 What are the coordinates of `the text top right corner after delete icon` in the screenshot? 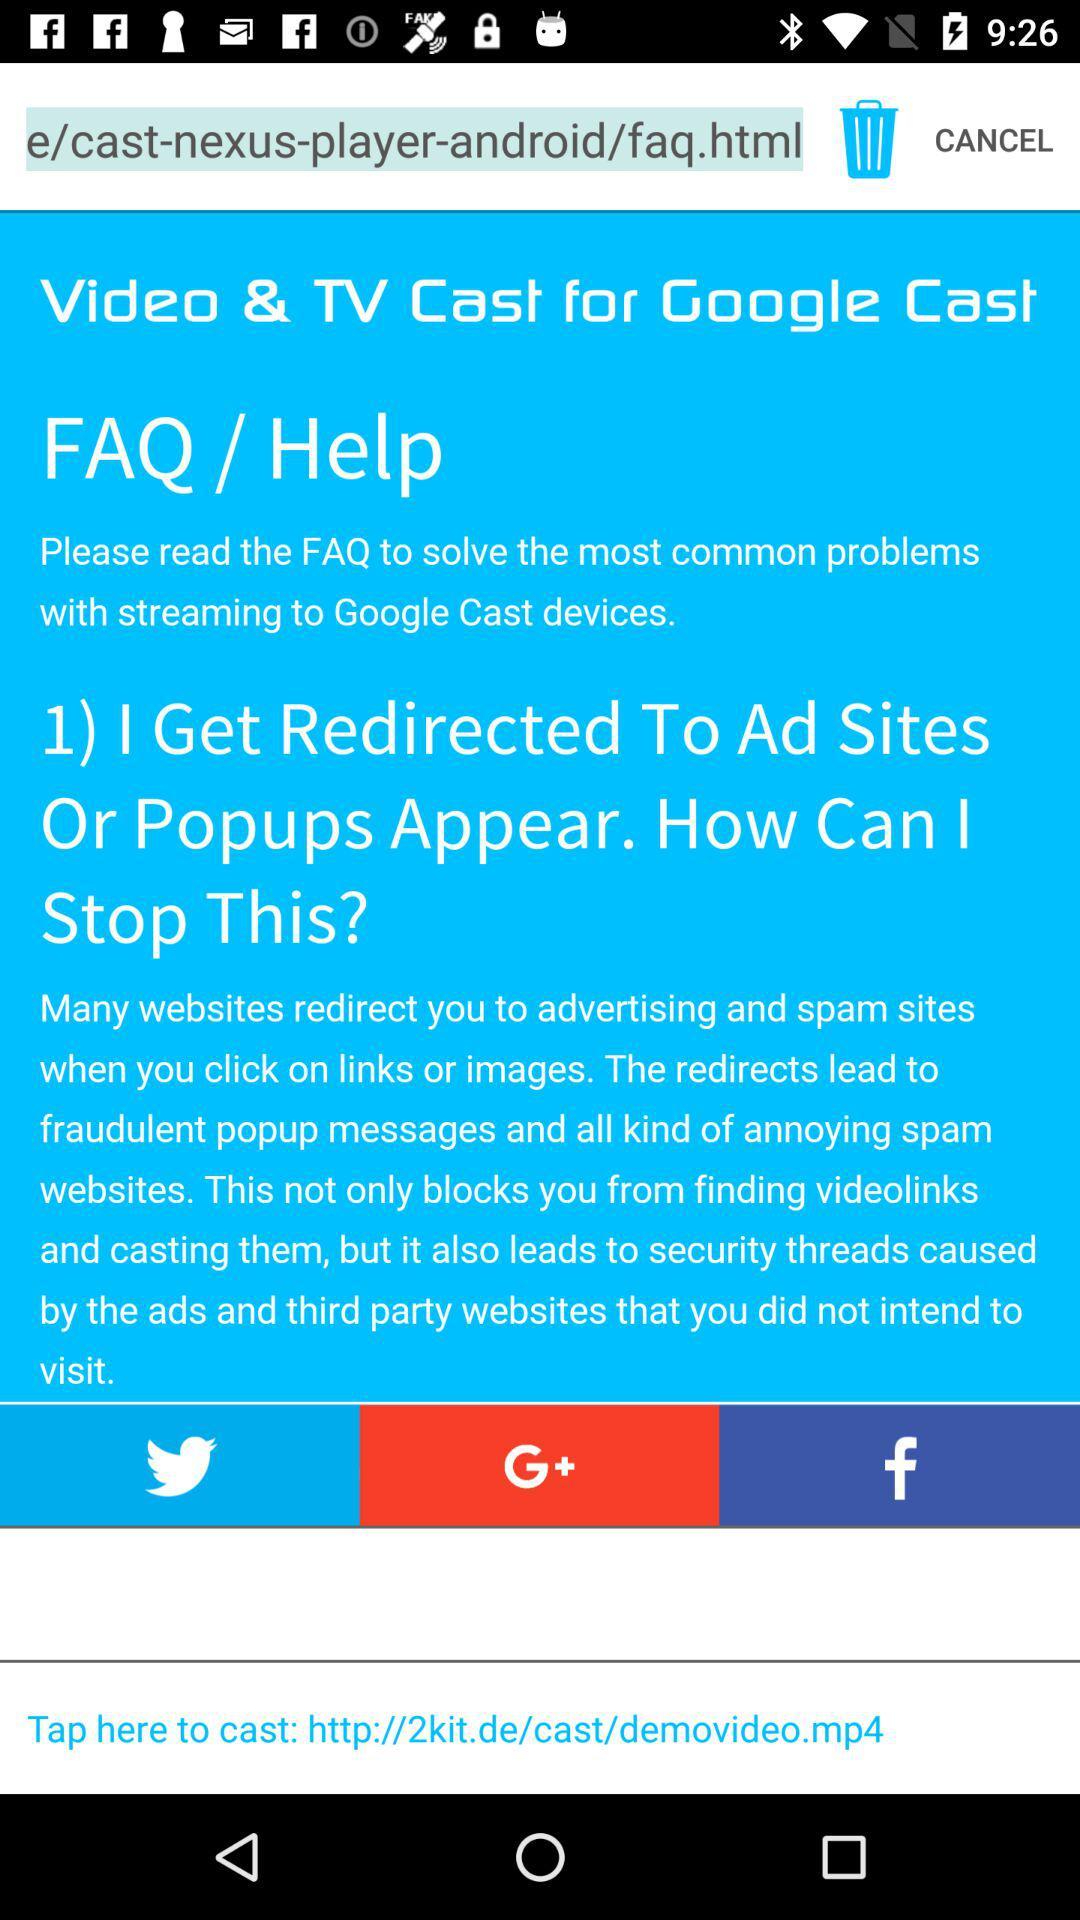 It's located at (1007, 138).